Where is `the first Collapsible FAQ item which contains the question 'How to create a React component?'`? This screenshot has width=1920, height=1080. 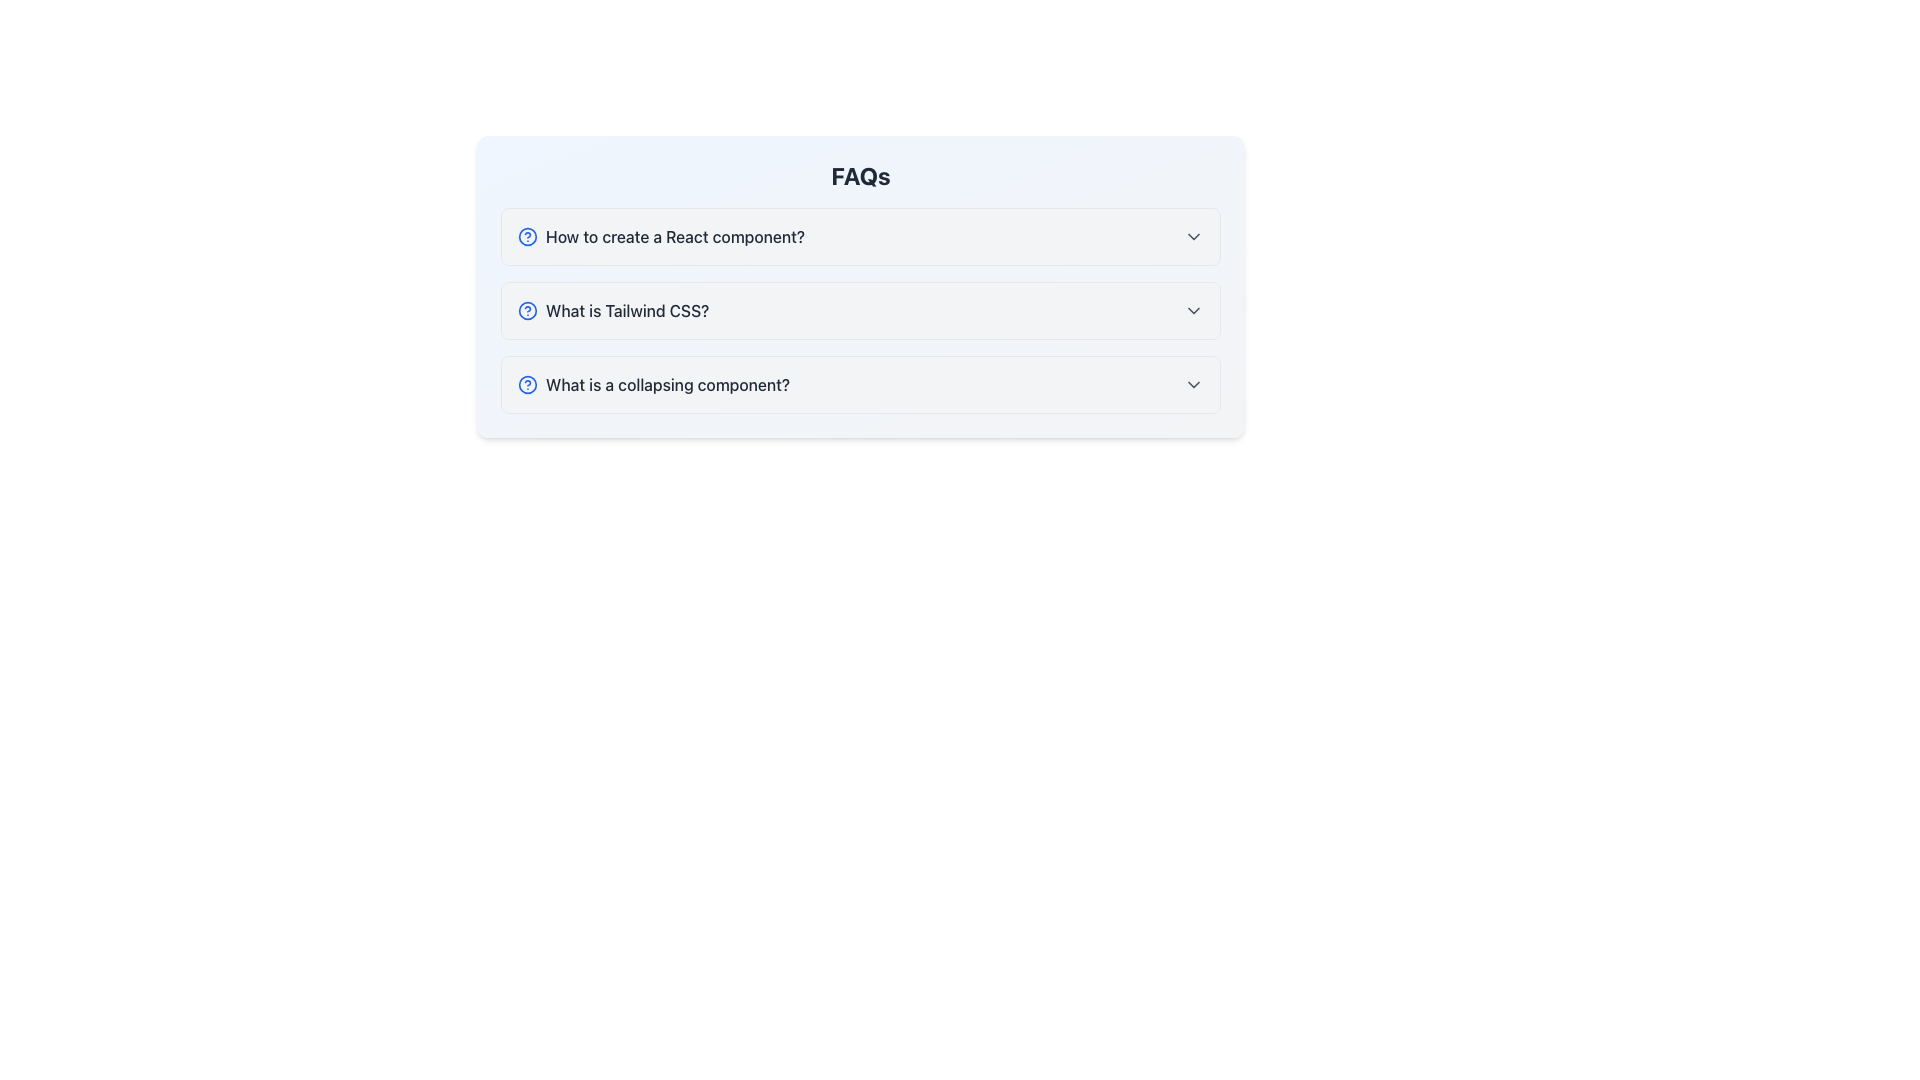
the first Collapsible FAQ item which contains the question 'How to create a React component?' is located at coordinates (860, 235).